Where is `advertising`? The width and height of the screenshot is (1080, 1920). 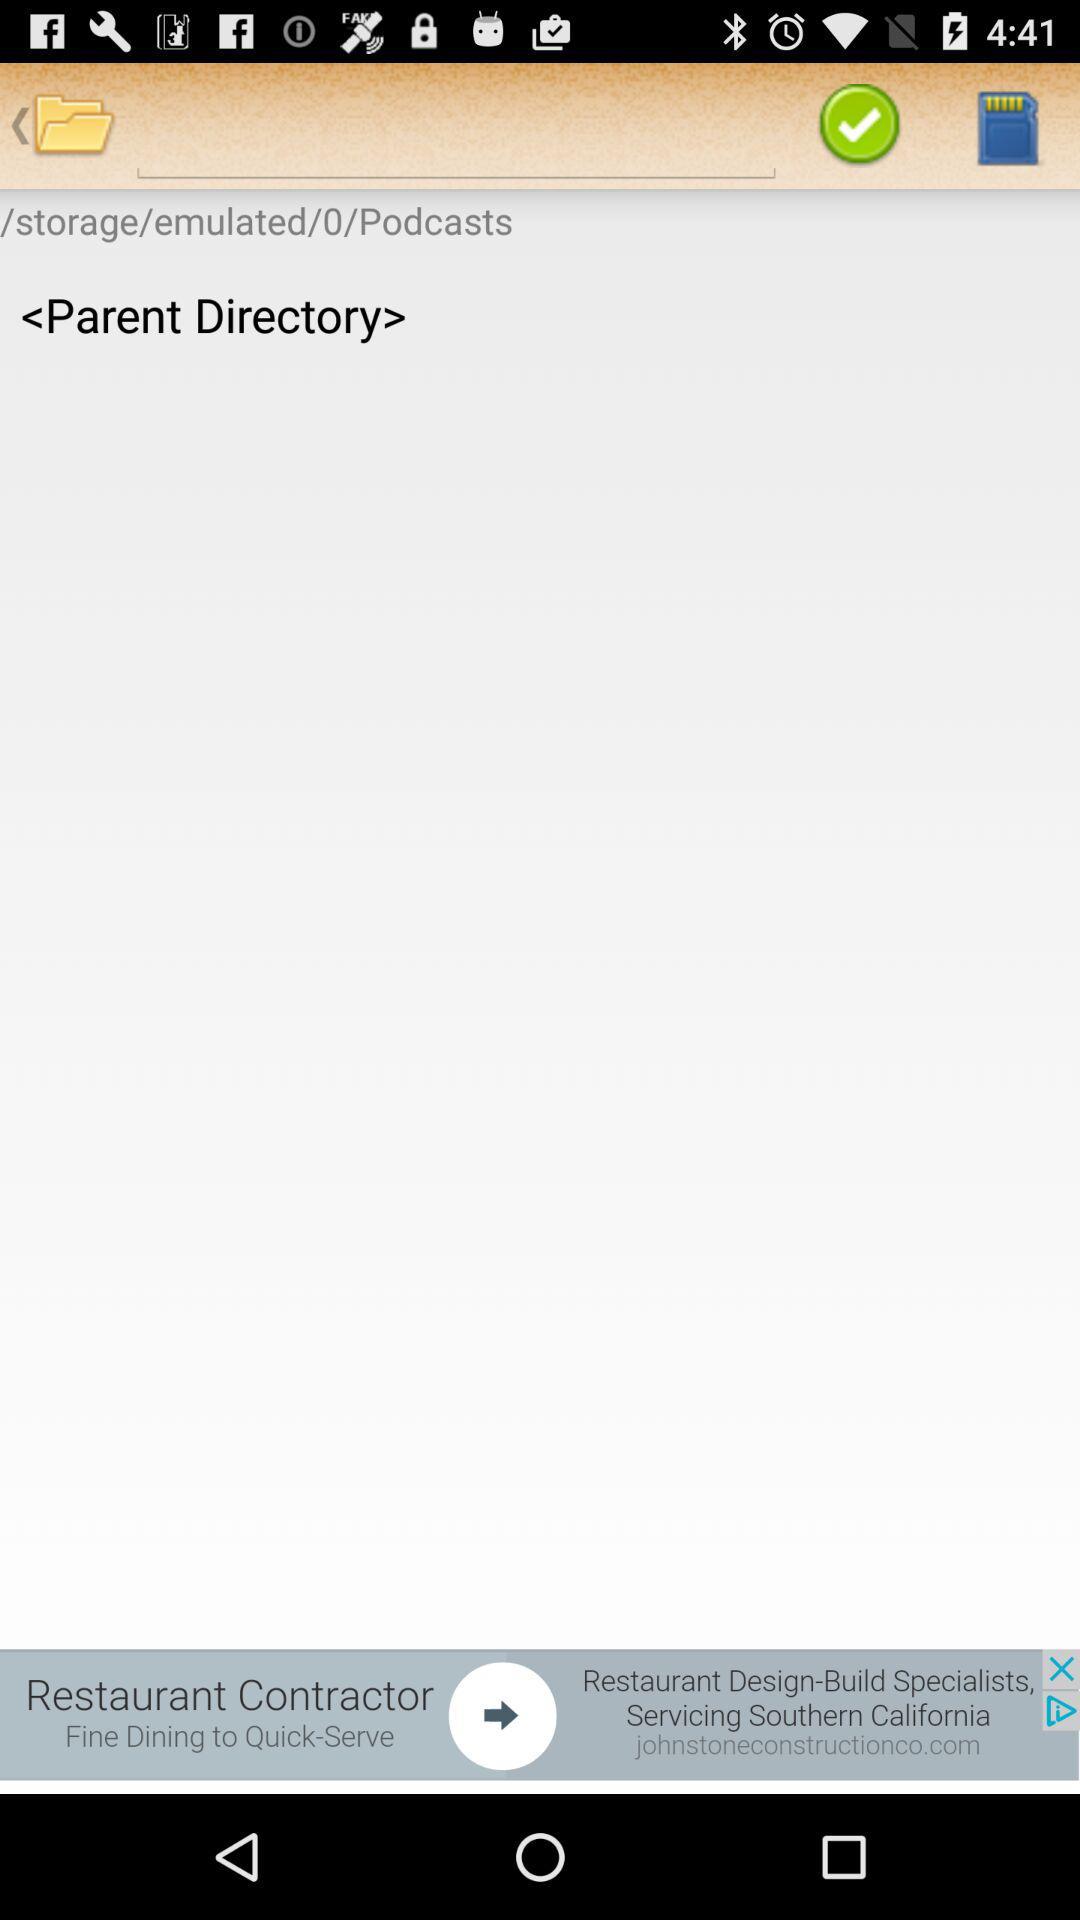 advertising is located at coordinates (540, 1713).